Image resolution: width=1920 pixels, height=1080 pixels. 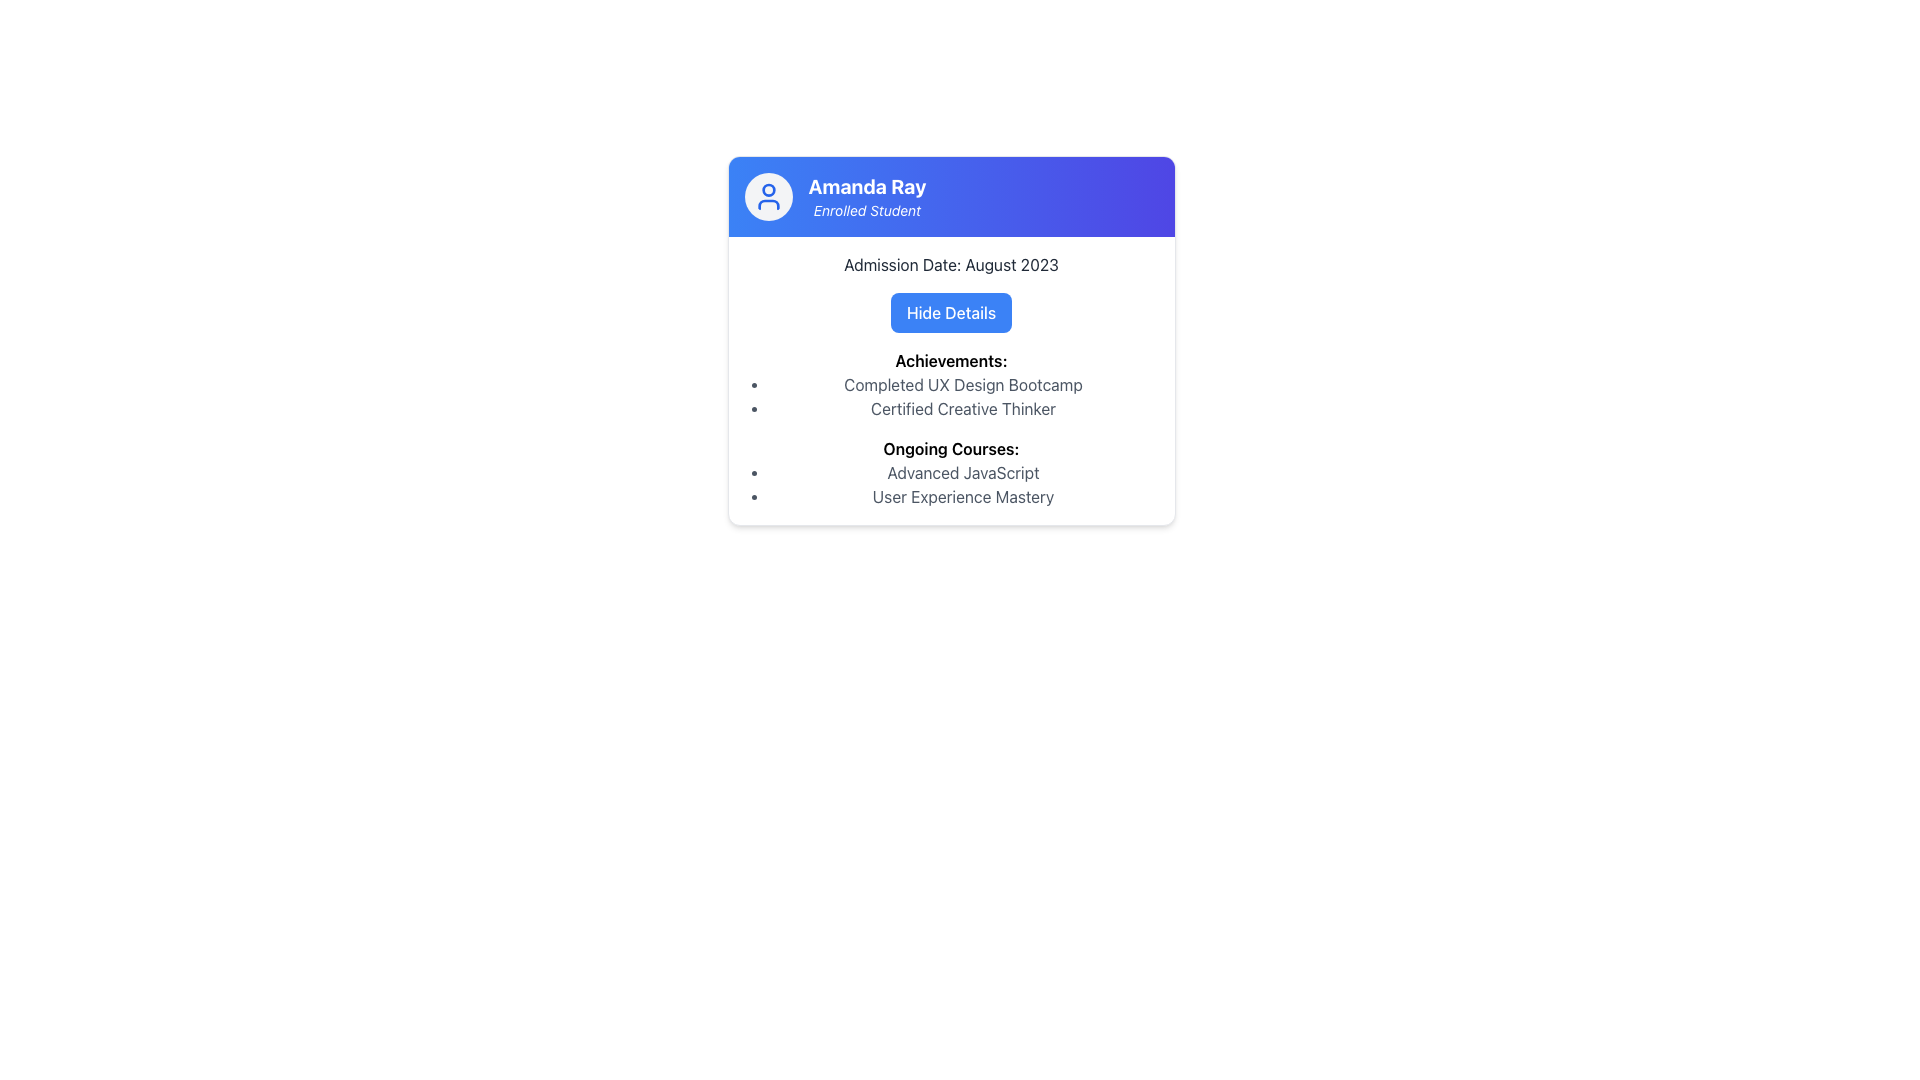 I want to click on the text label displaying 'Ongoing Courses:' which is styled in bold and positioned below the 'Achievements:' heading, so click(x=950, y=447).